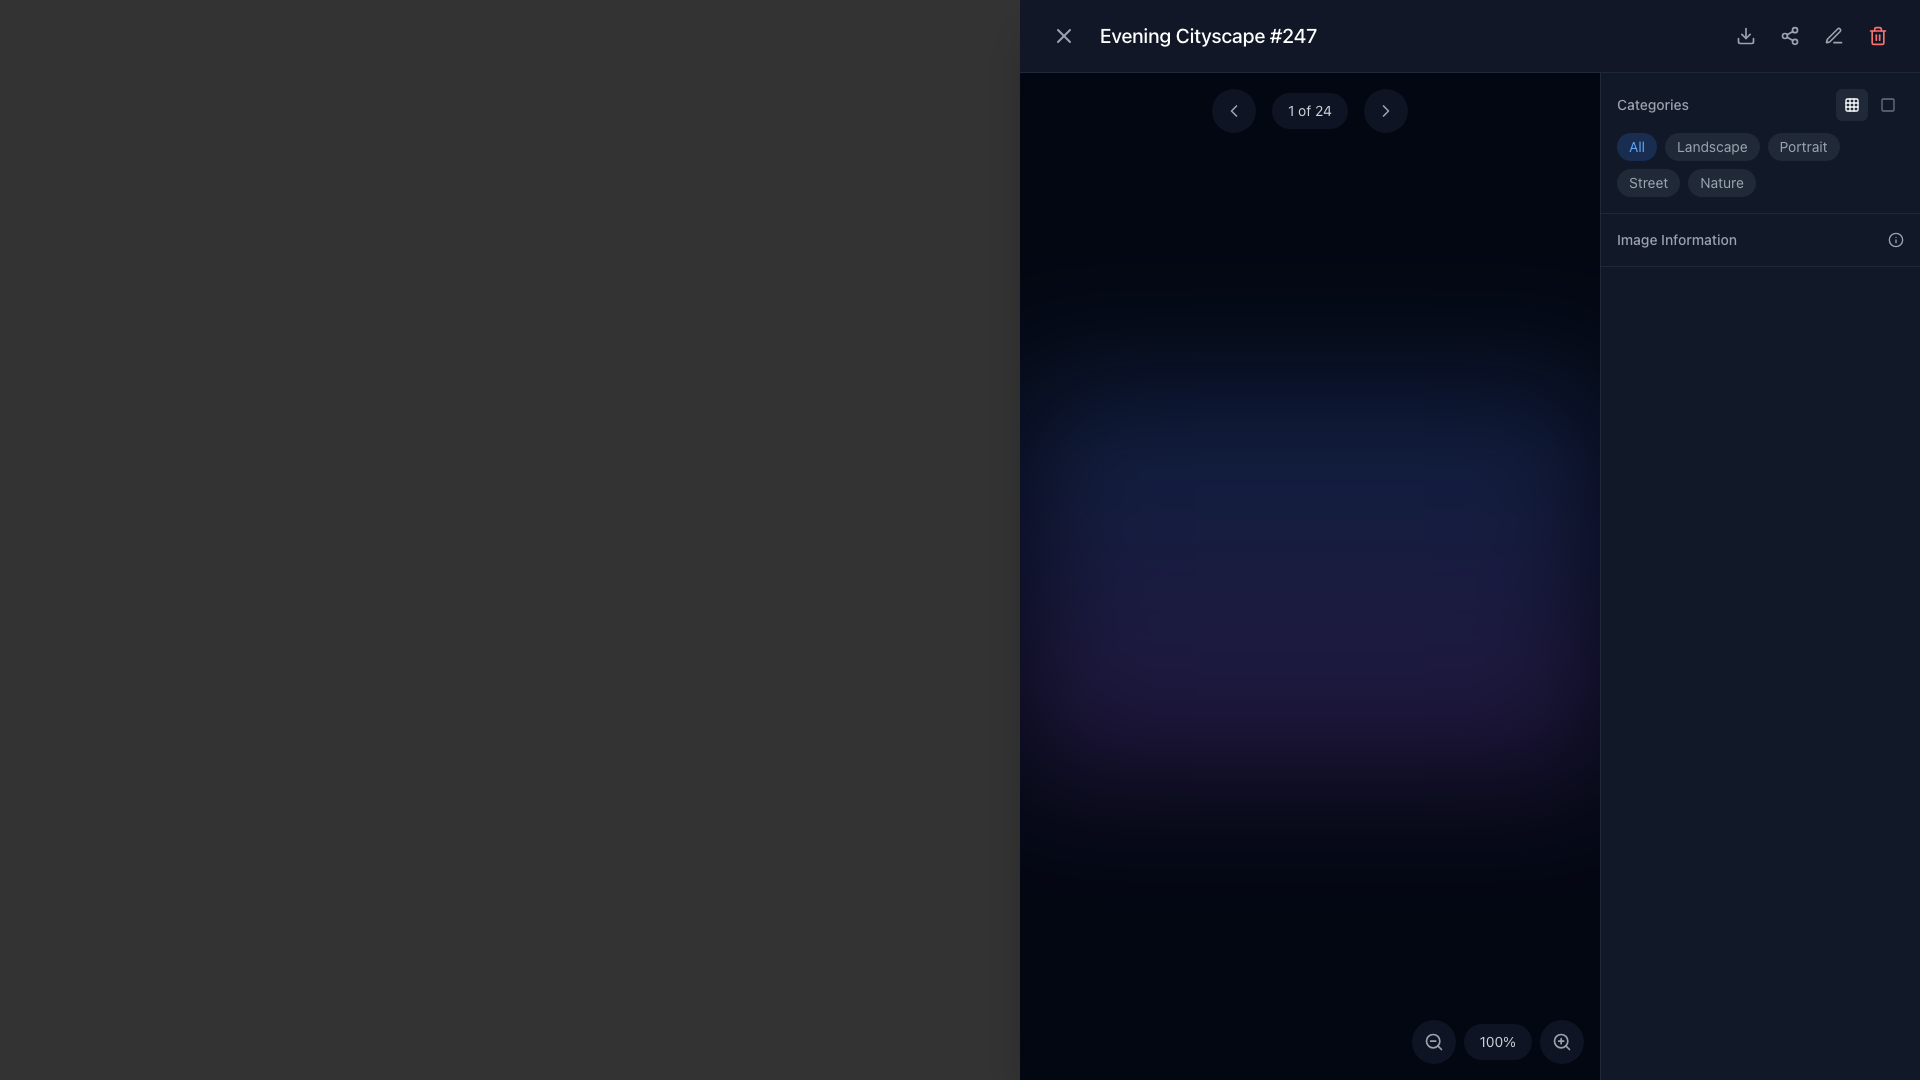  Describe the element at coordinates (1384, 111) in the screenshot. I see `the right-pointing chevron icon button with a dark semi-transparent background` at that location.